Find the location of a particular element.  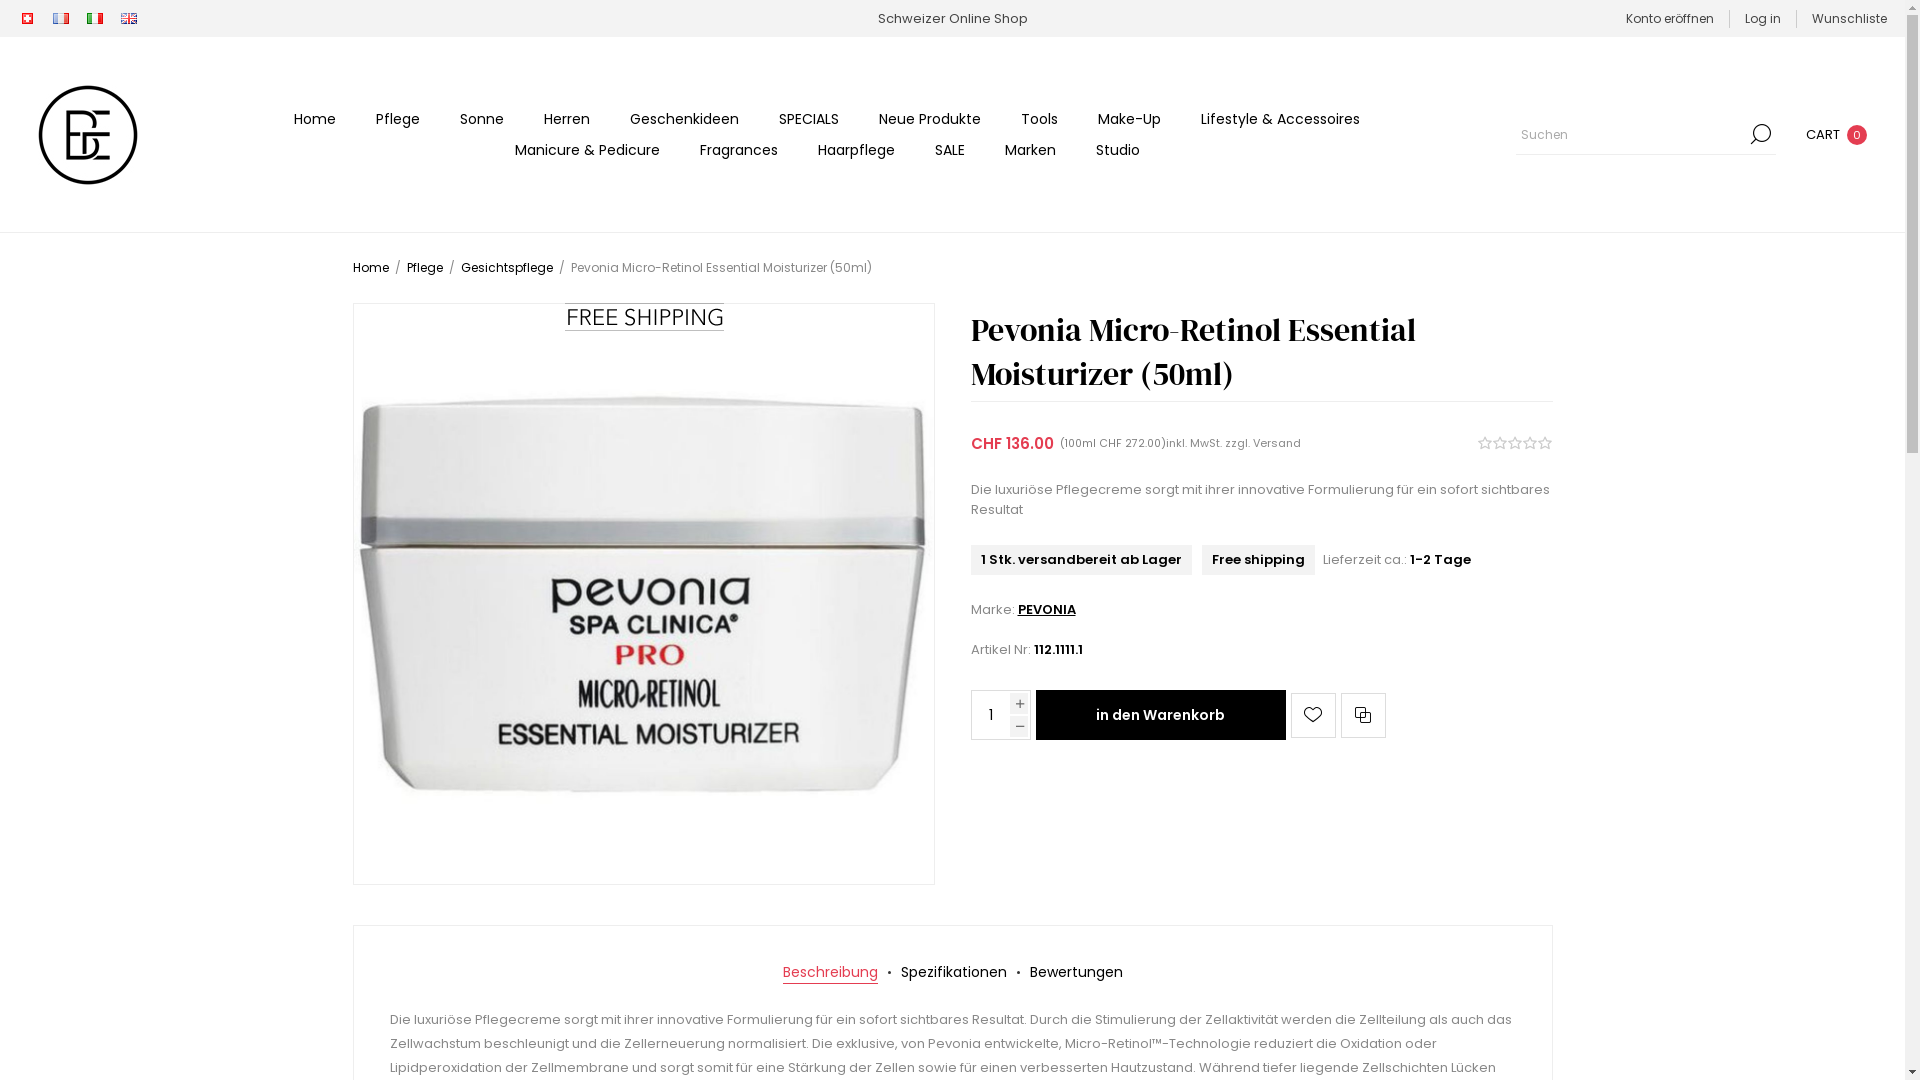

'Fragrances' is located at coordinates (738, 149).